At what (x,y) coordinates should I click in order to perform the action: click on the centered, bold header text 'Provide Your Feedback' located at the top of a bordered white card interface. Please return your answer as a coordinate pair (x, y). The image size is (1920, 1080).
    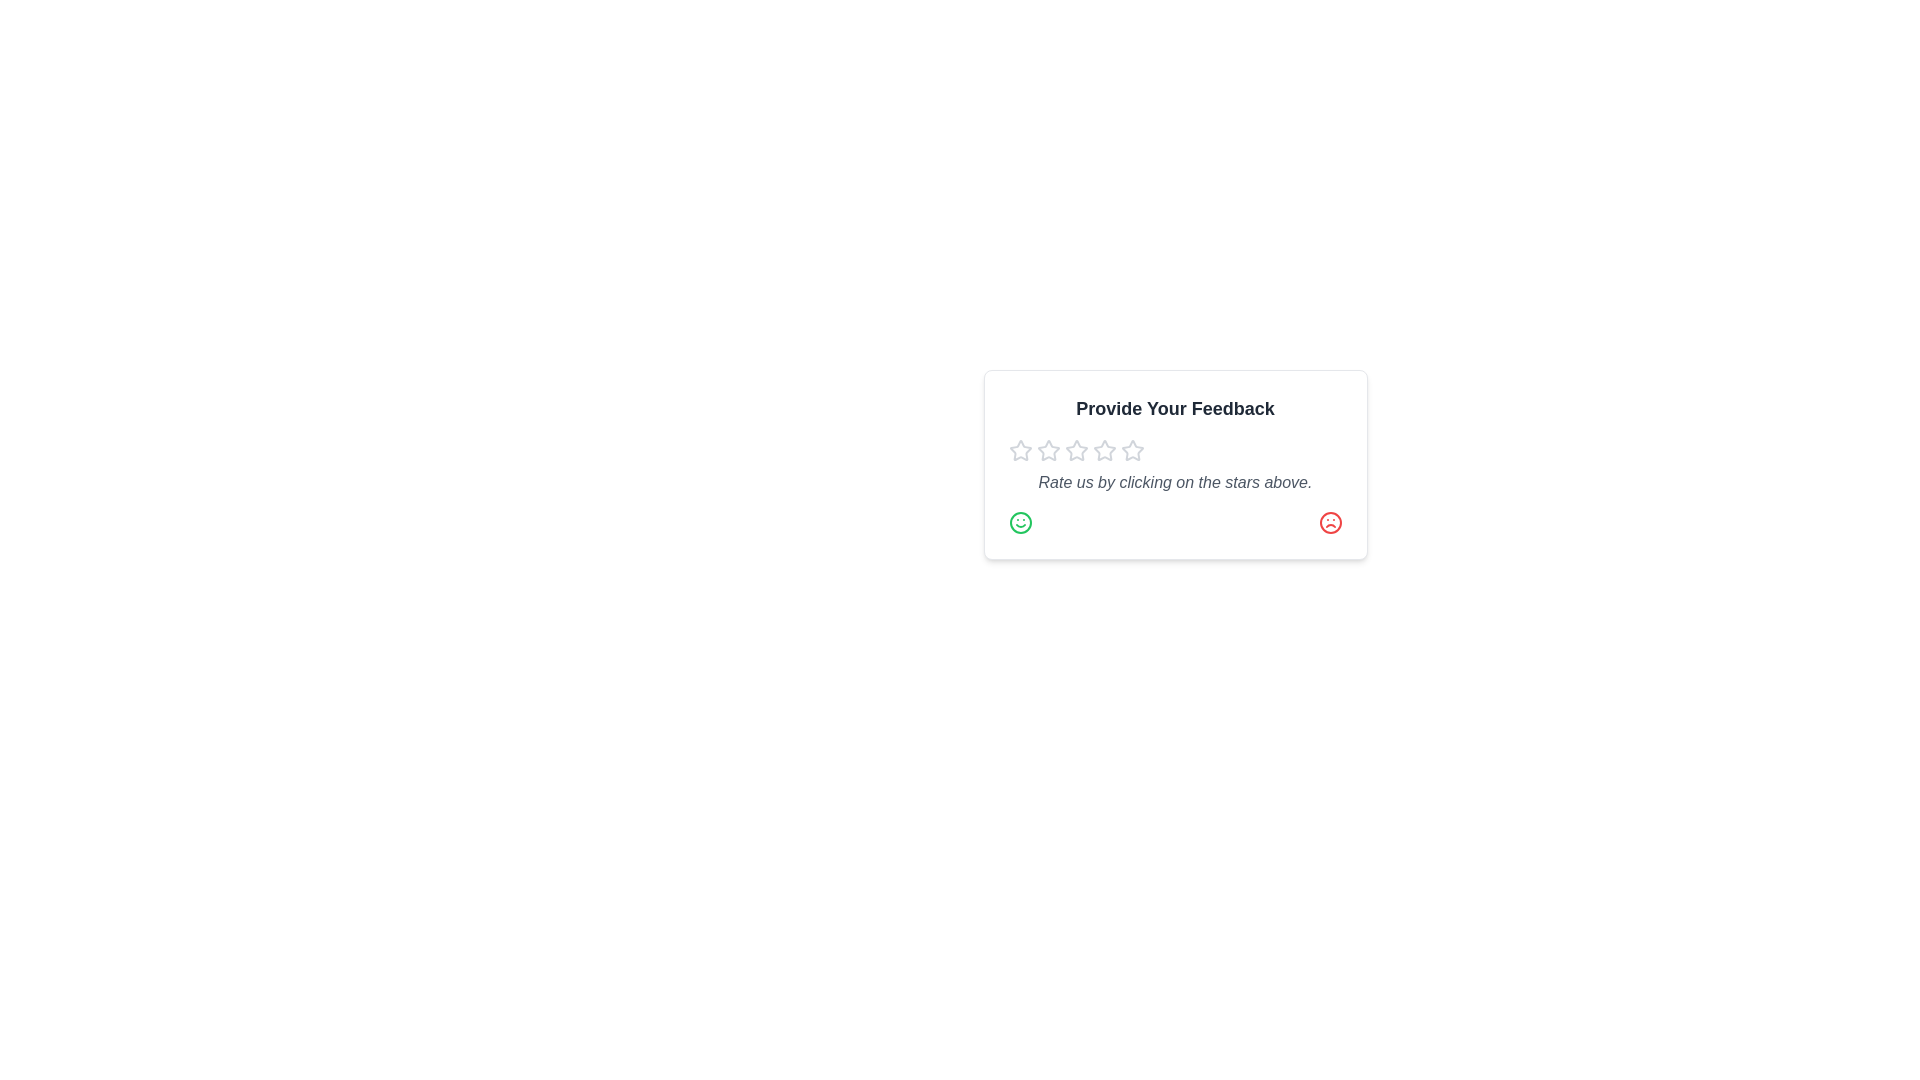
    Looking at the image, I should click on (1175, 407).